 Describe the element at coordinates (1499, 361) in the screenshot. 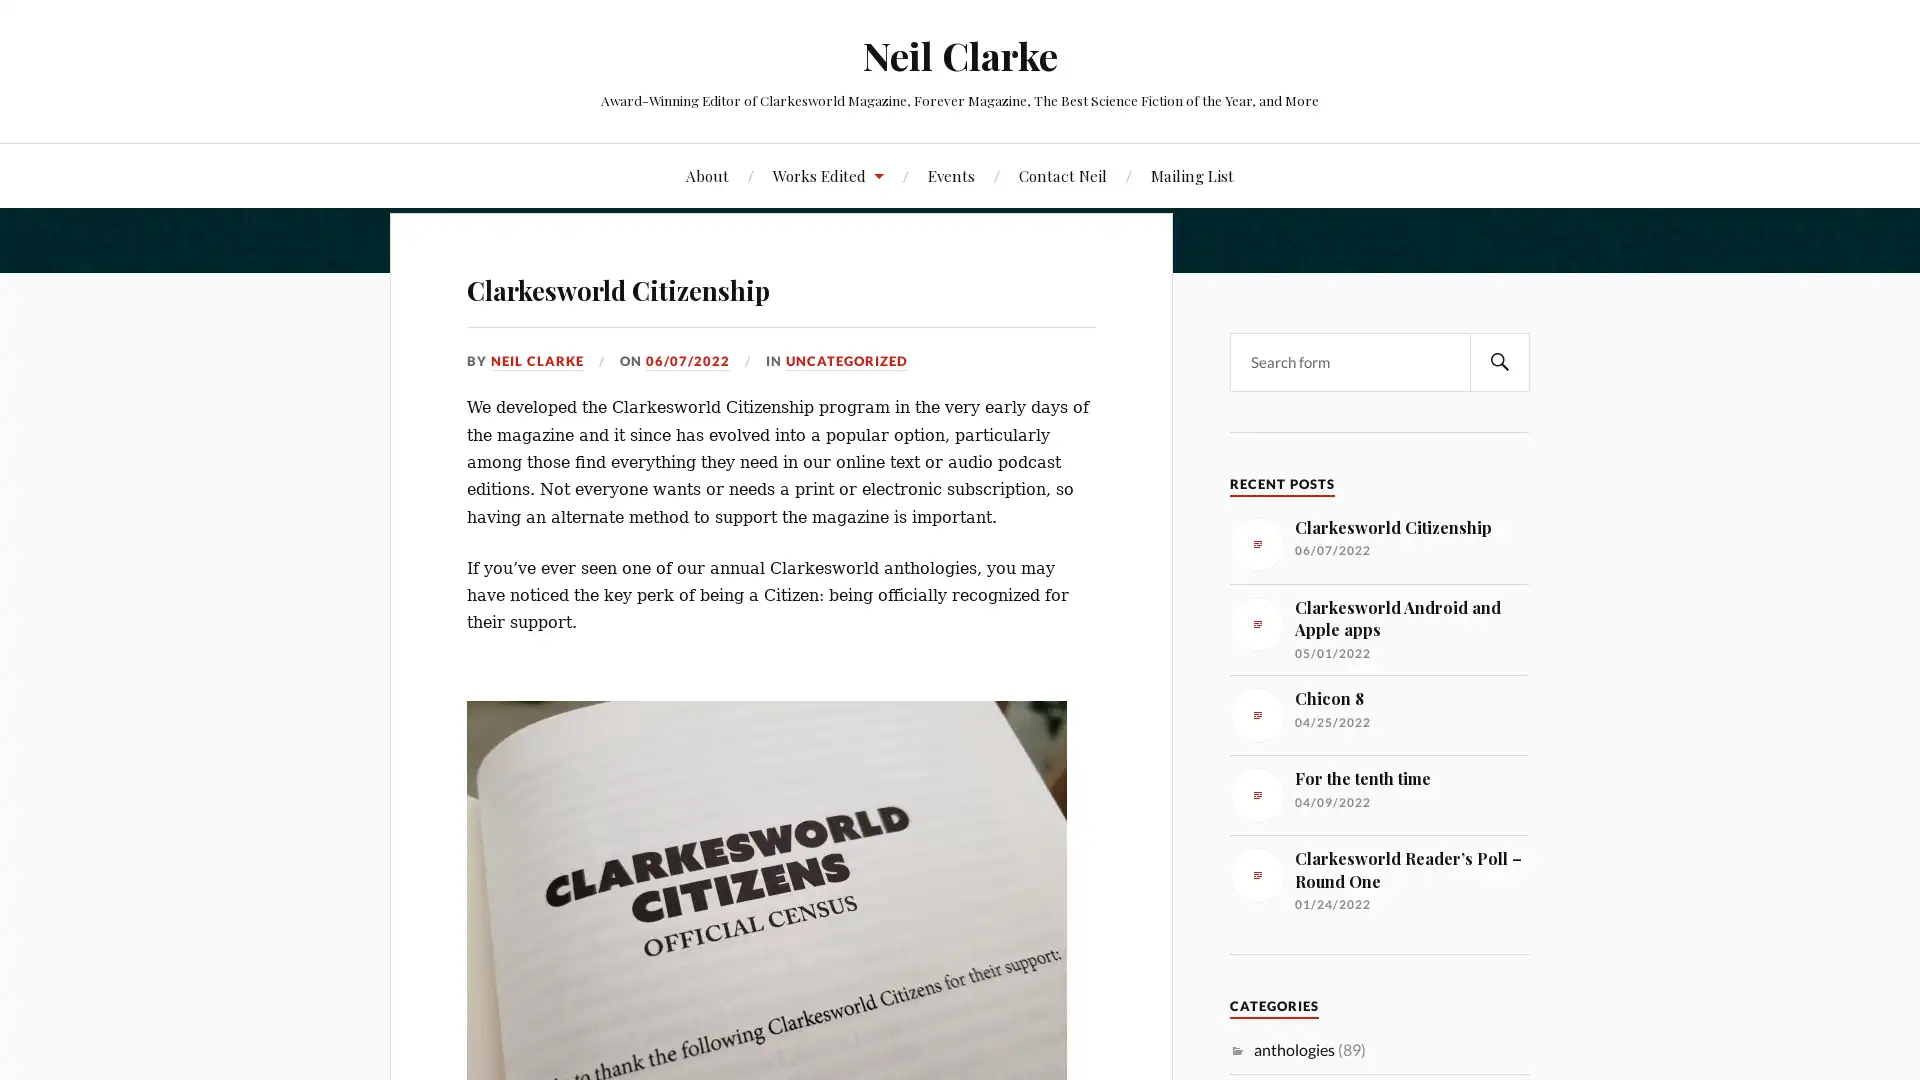

I see `SEARCH` at that location.